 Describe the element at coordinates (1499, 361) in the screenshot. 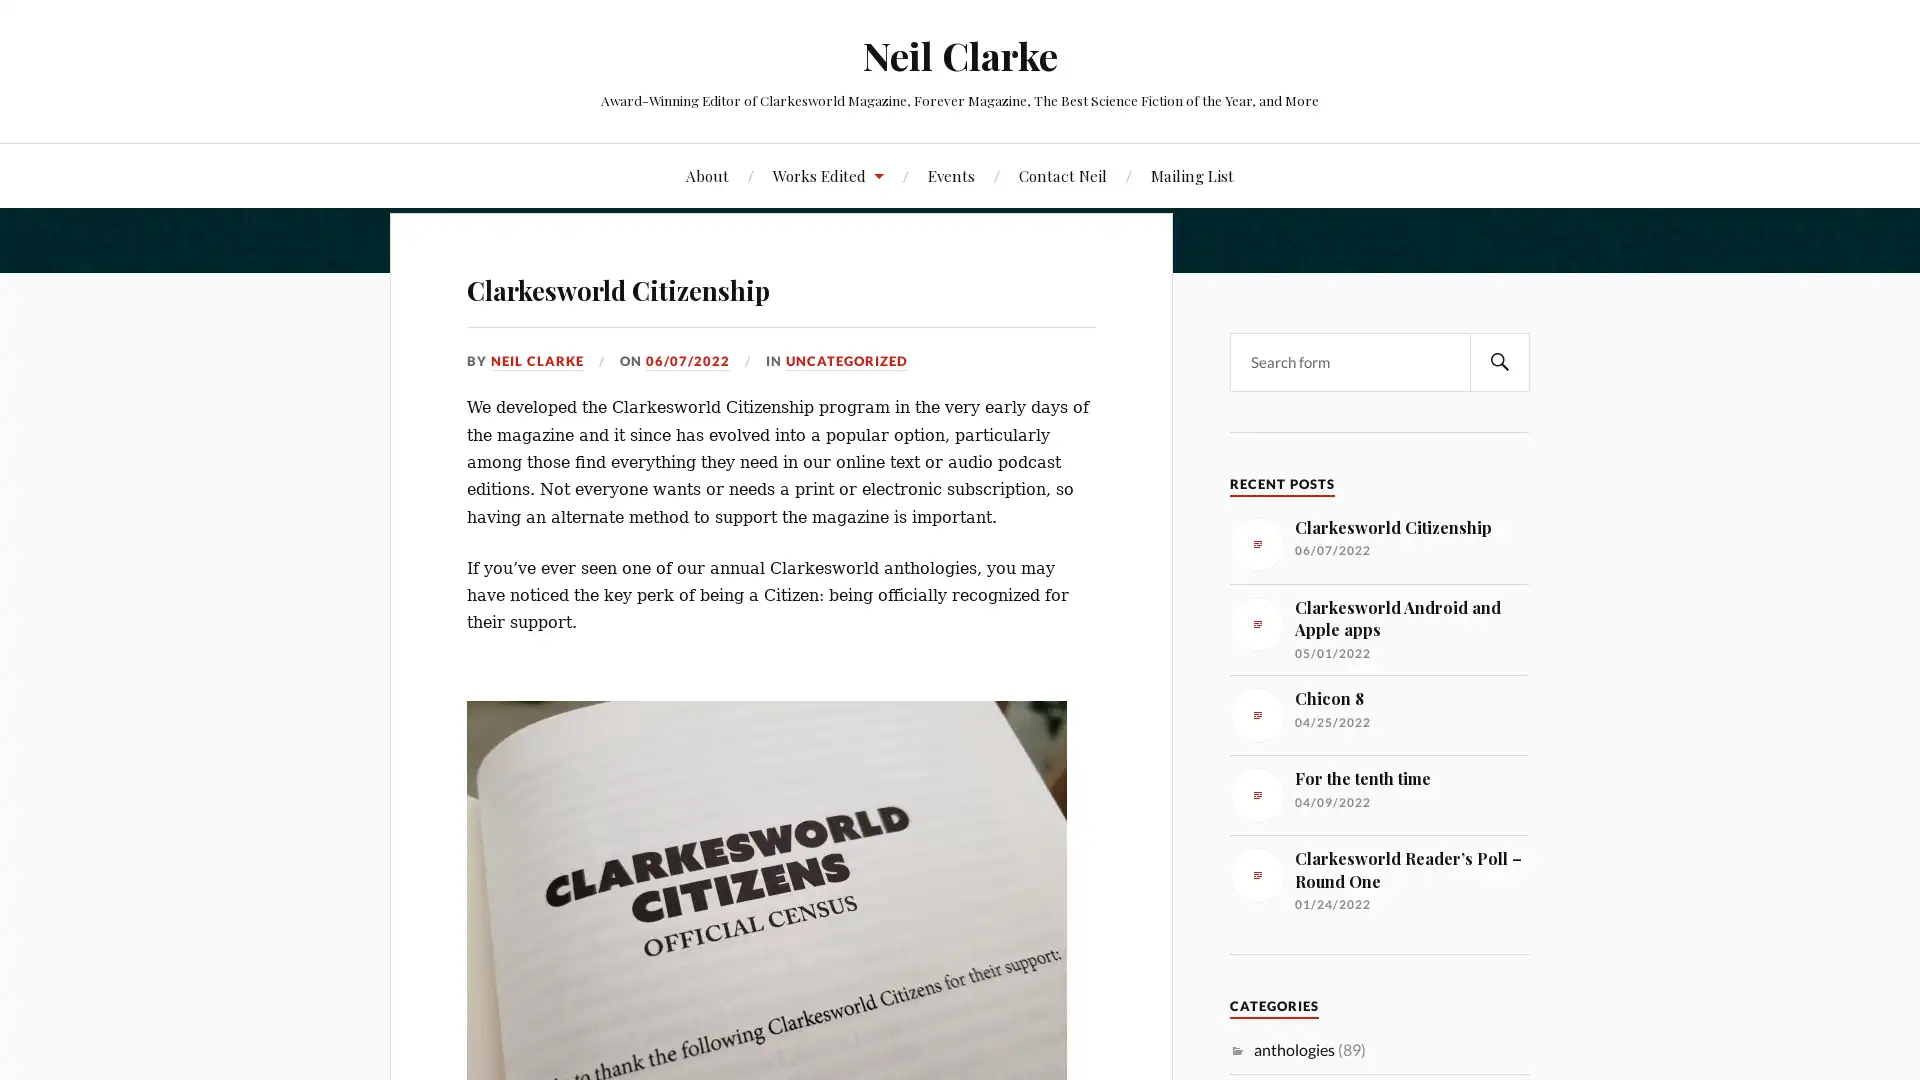

I see `SEARCH` at that location.